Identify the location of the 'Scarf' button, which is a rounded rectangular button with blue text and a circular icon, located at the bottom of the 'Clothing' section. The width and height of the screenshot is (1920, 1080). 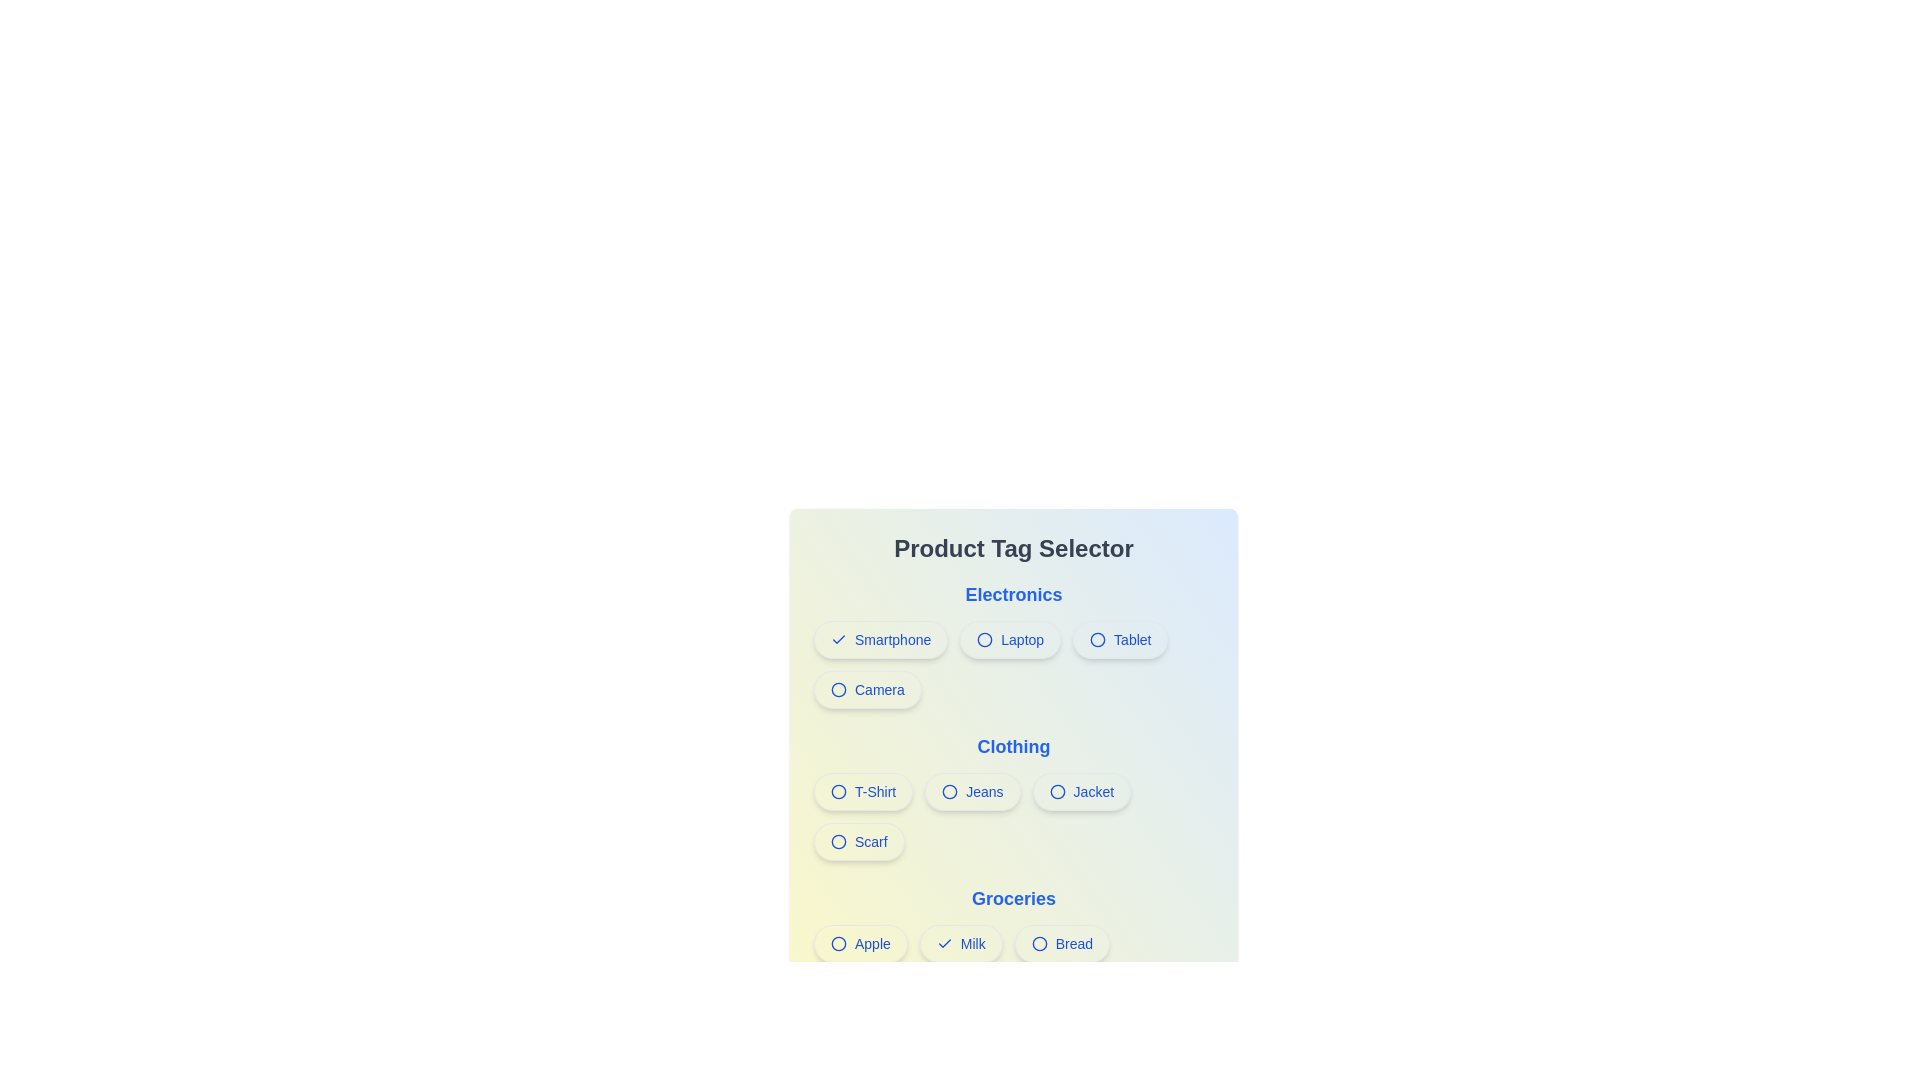
(859, 841).